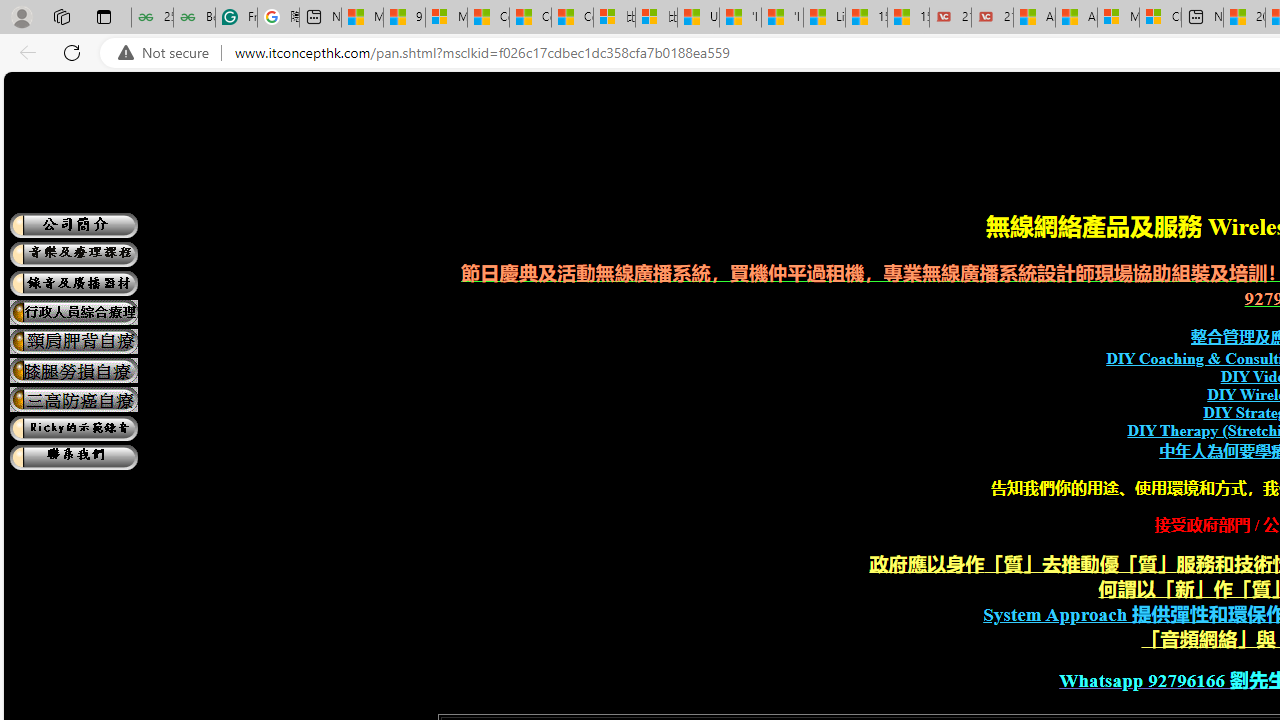  Describe the element at coordinates (168, 52) in the screenshot. I see `'Not secure'` at that location.